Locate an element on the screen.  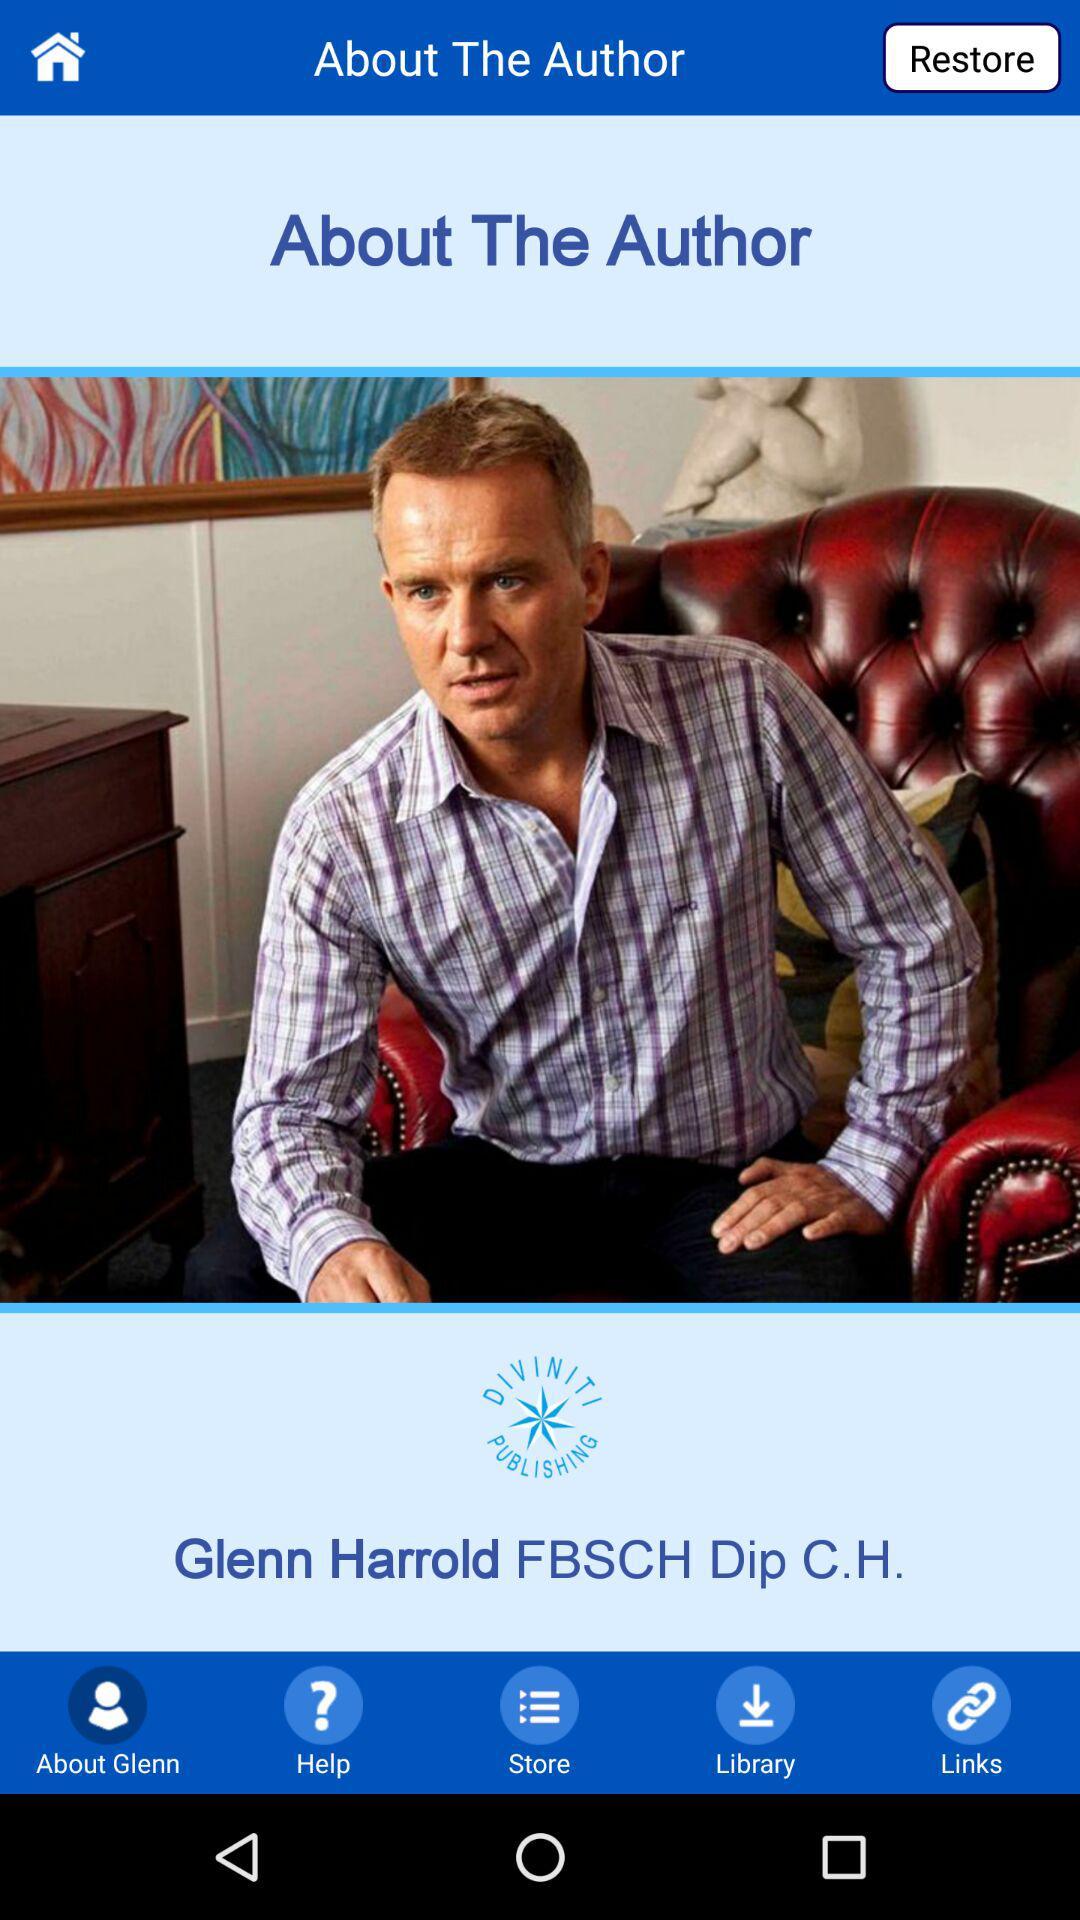
the icon which is left side of help option is located at coordinates (107, 1703).